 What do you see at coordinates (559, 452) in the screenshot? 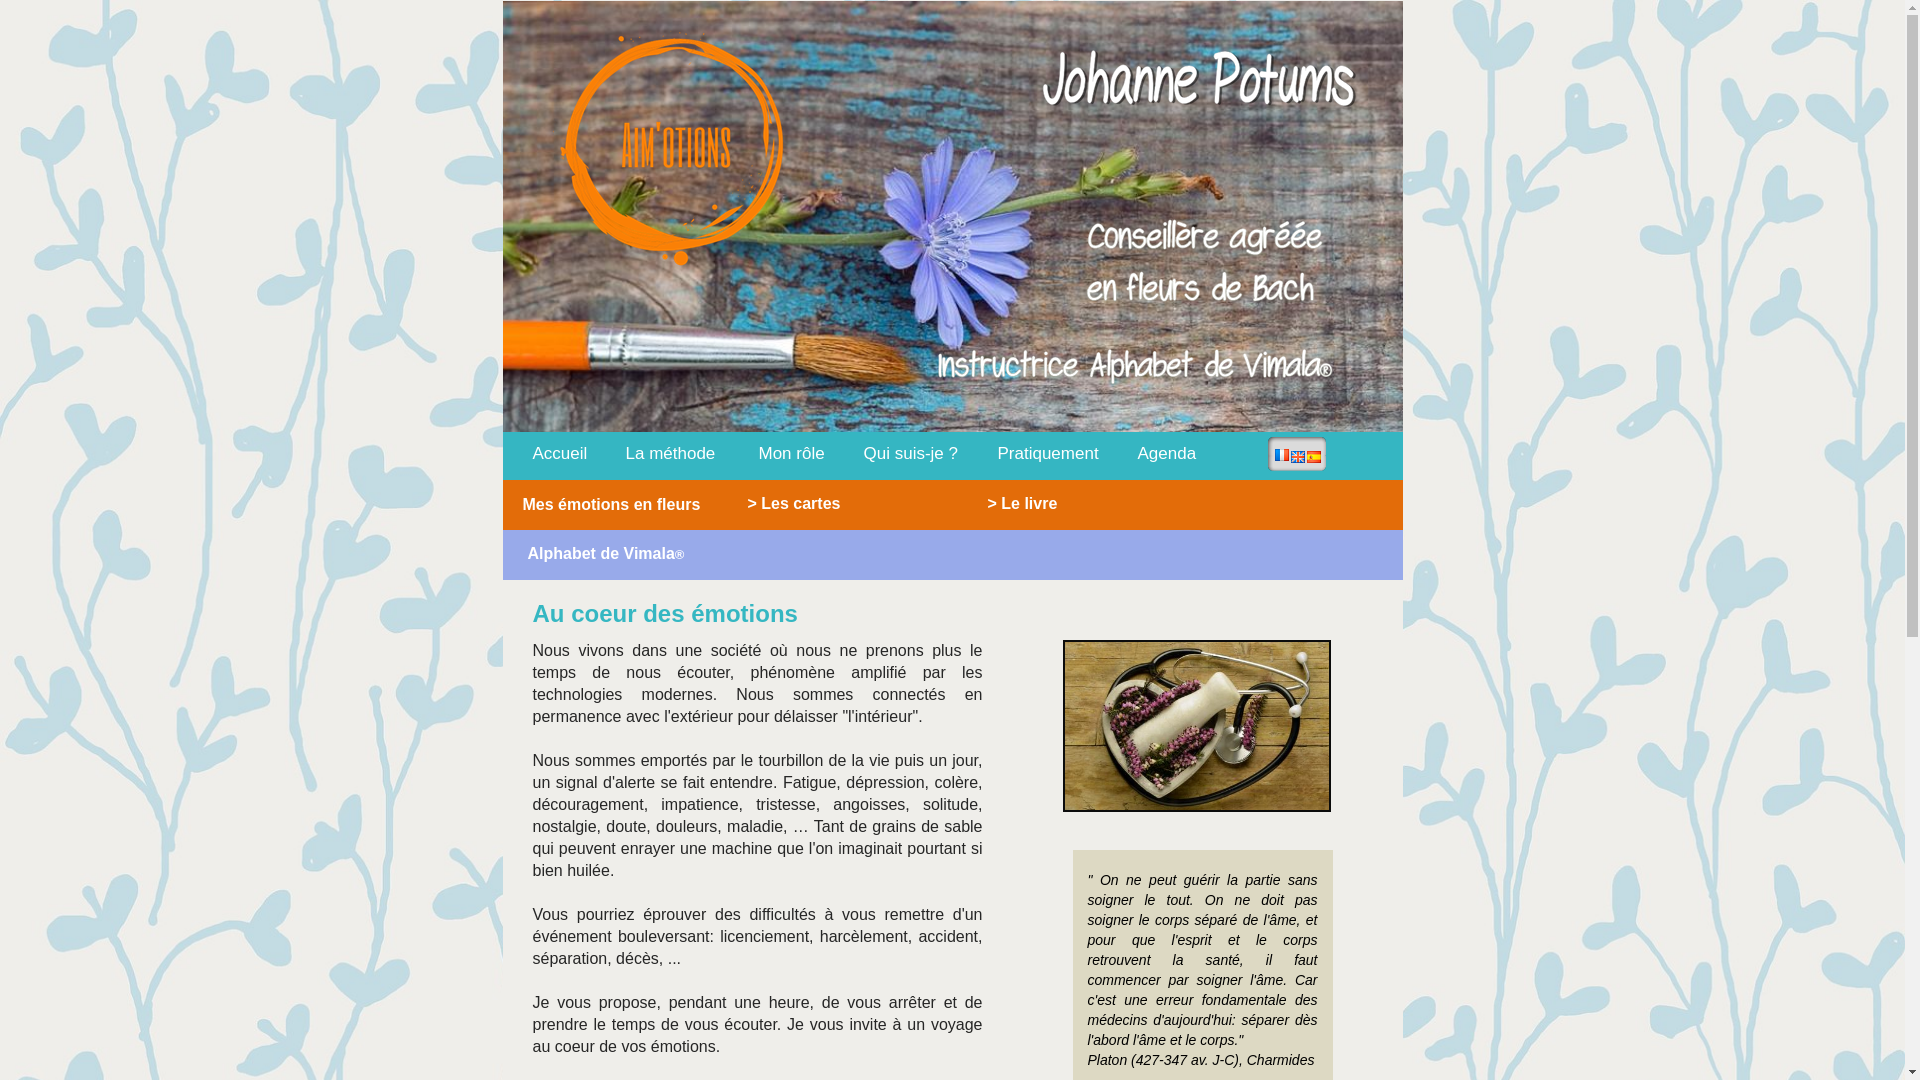
I see `'Accueil'` at bounding box center [559, 452].